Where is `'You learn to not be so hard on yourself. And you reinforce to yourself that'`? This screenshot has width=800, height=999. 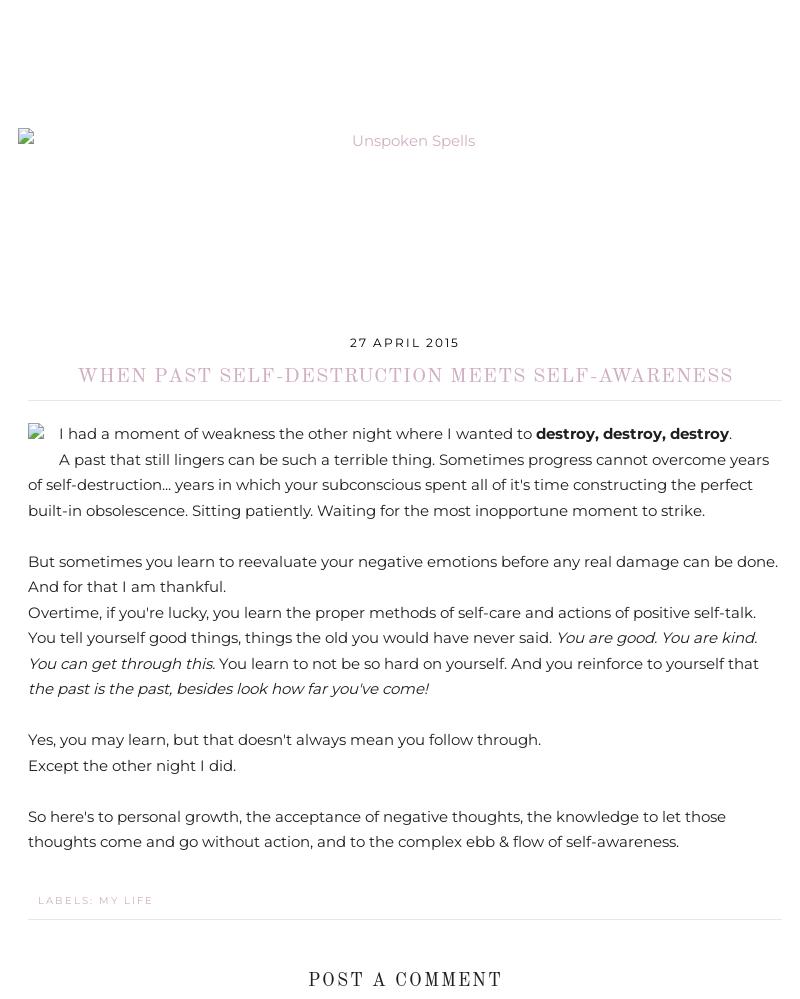 'You learn to not be so hard on yourself. And you reinforce to yourself that' is located at coordinates (218, 661).